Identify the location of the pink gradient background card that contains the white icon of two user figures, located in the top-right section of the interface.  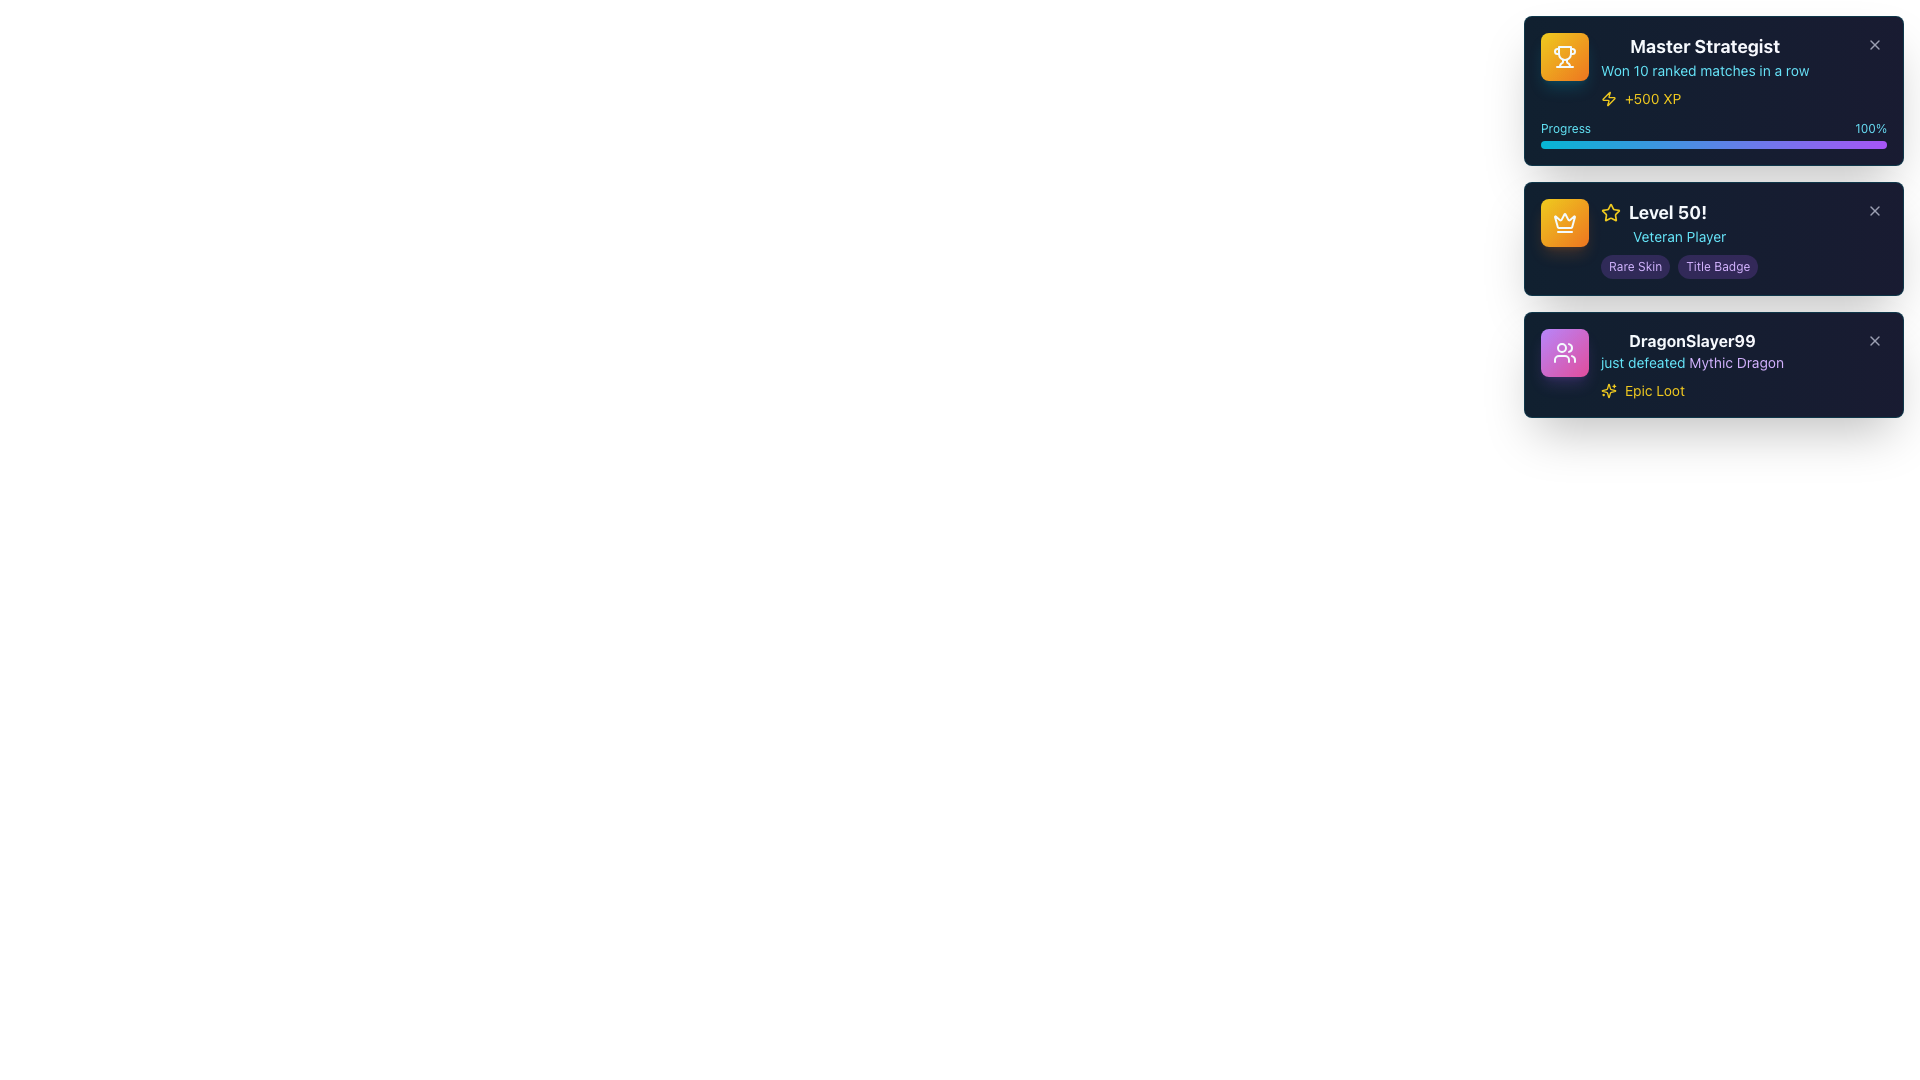
(1563, 352).